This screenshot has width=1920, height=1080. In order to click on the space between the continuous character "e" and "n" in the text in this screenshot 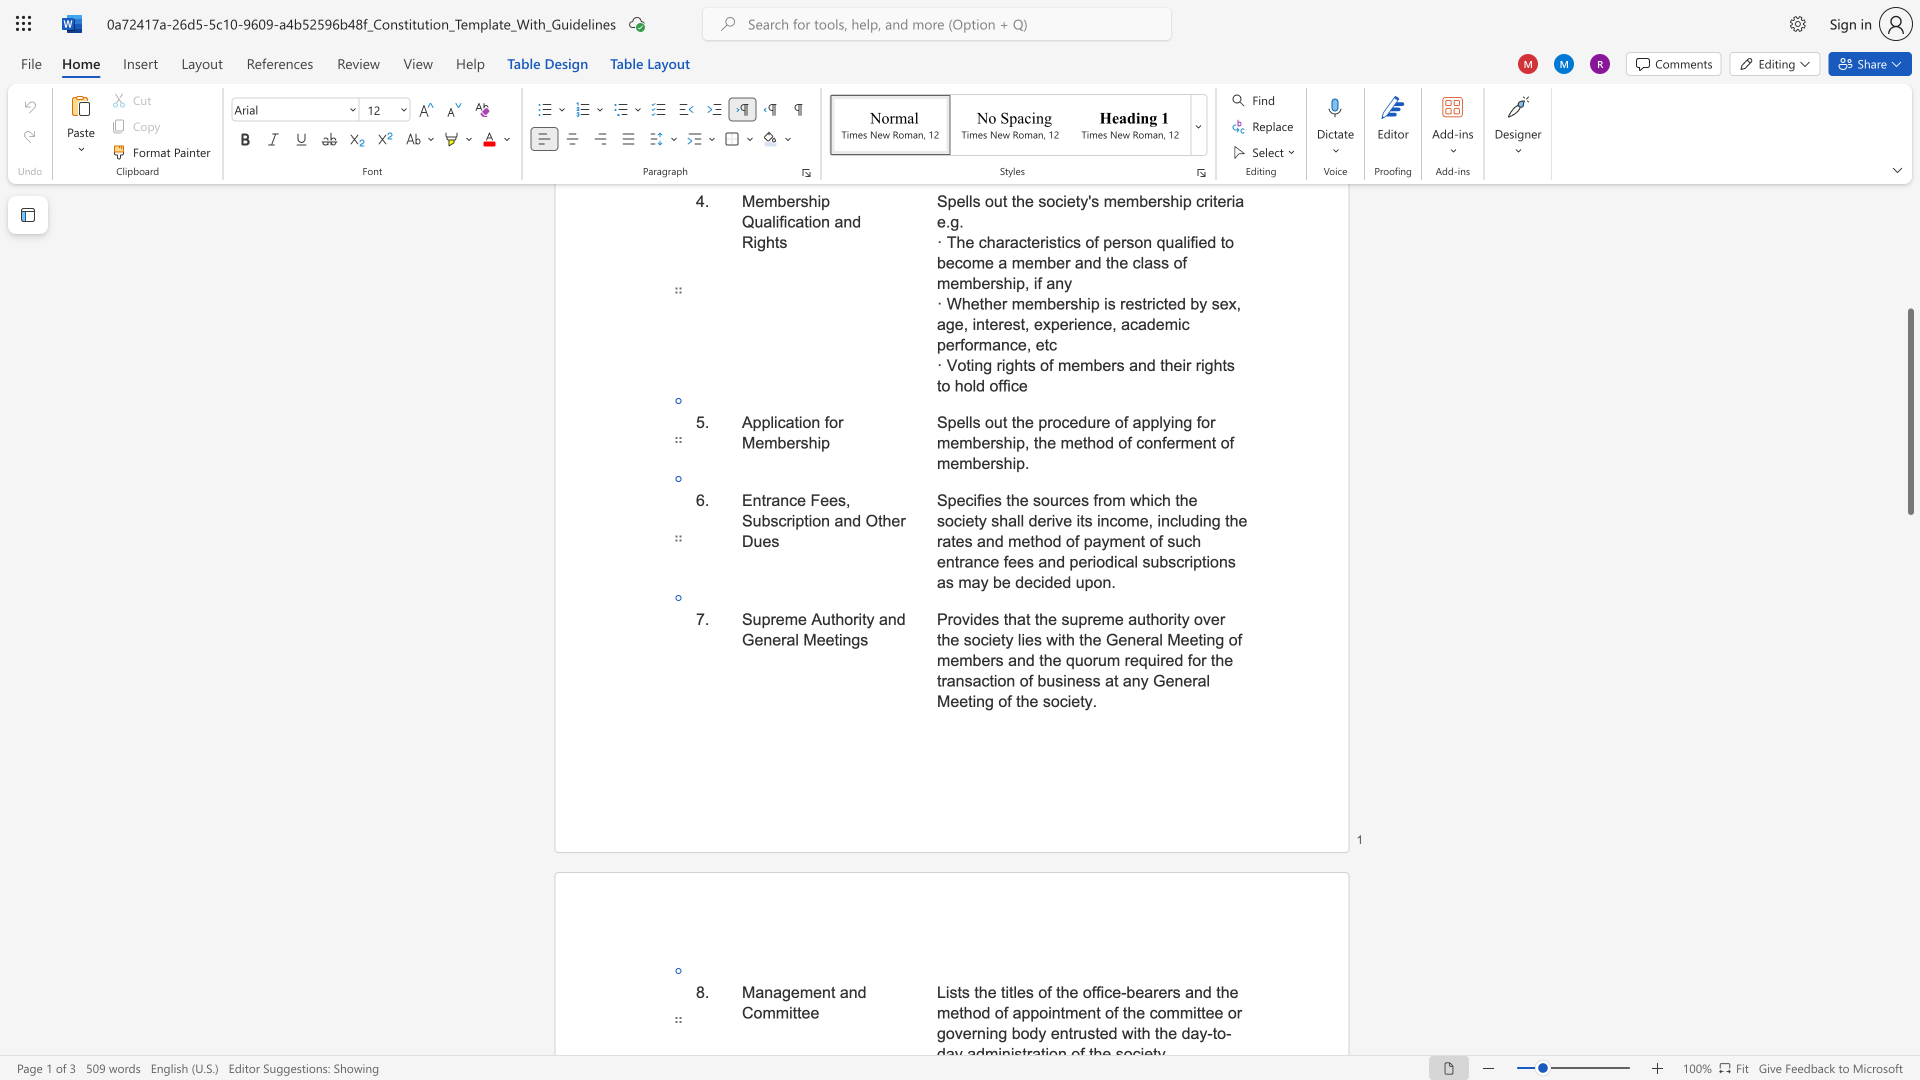, I will do `click(1127, 640)`.